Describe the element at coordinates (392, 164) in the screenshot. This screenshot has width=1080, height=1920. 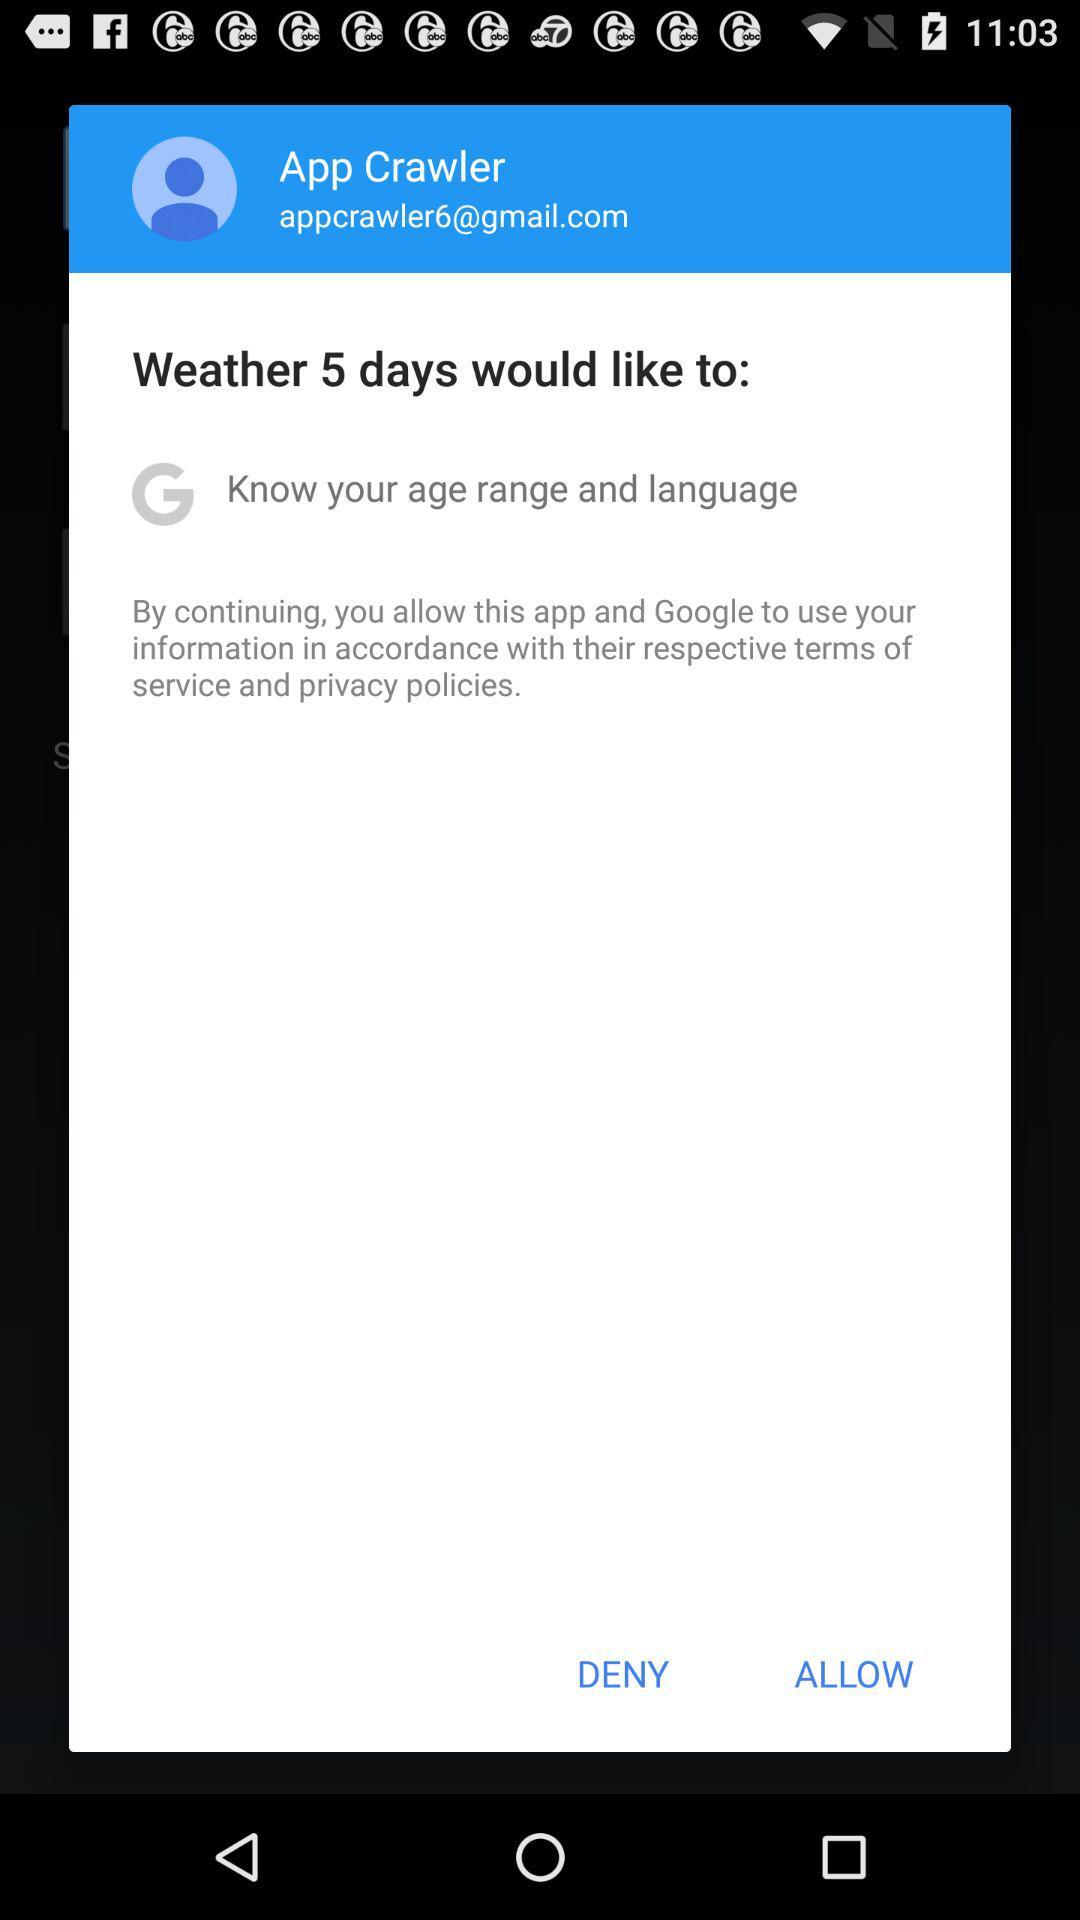
I see `app crawler app` at that location.